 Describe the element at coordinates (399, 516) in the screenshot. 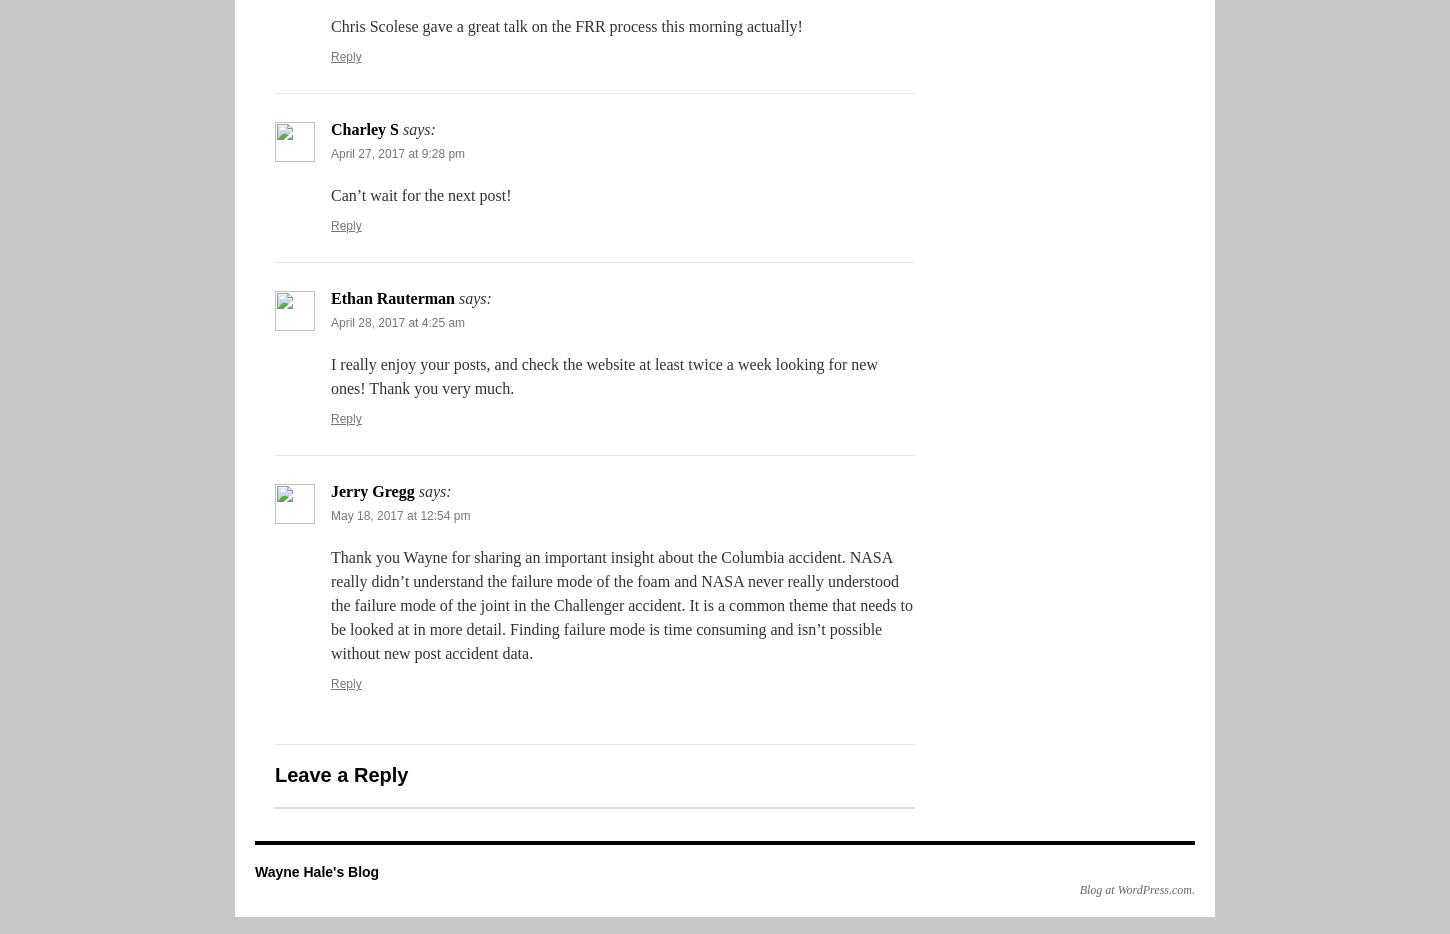

I see `'May 18, 2017 at 12:54 pm'` at that location.